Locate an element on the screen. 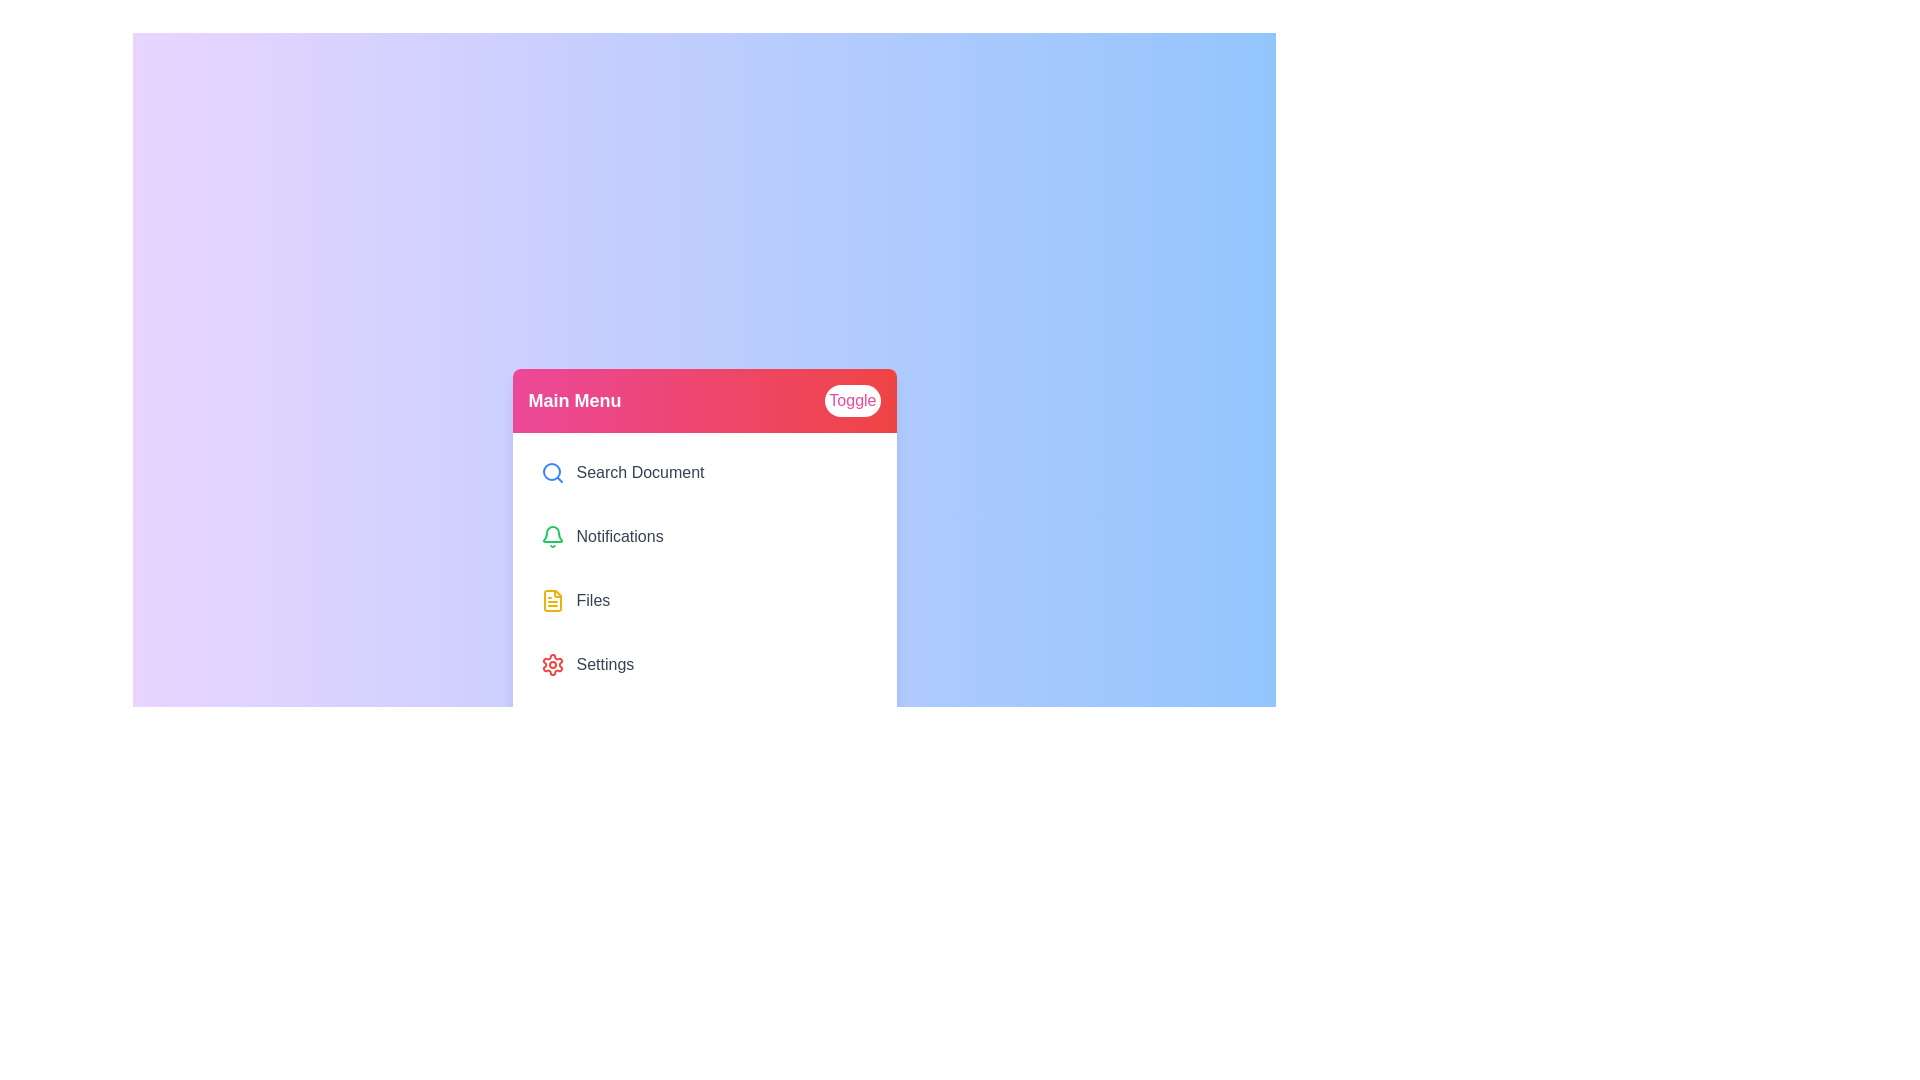 The height and width of the screenshot is (1080, 1920). 'Toggle' button to toggle the visibility of the menu is located at coordinates (852, 401).